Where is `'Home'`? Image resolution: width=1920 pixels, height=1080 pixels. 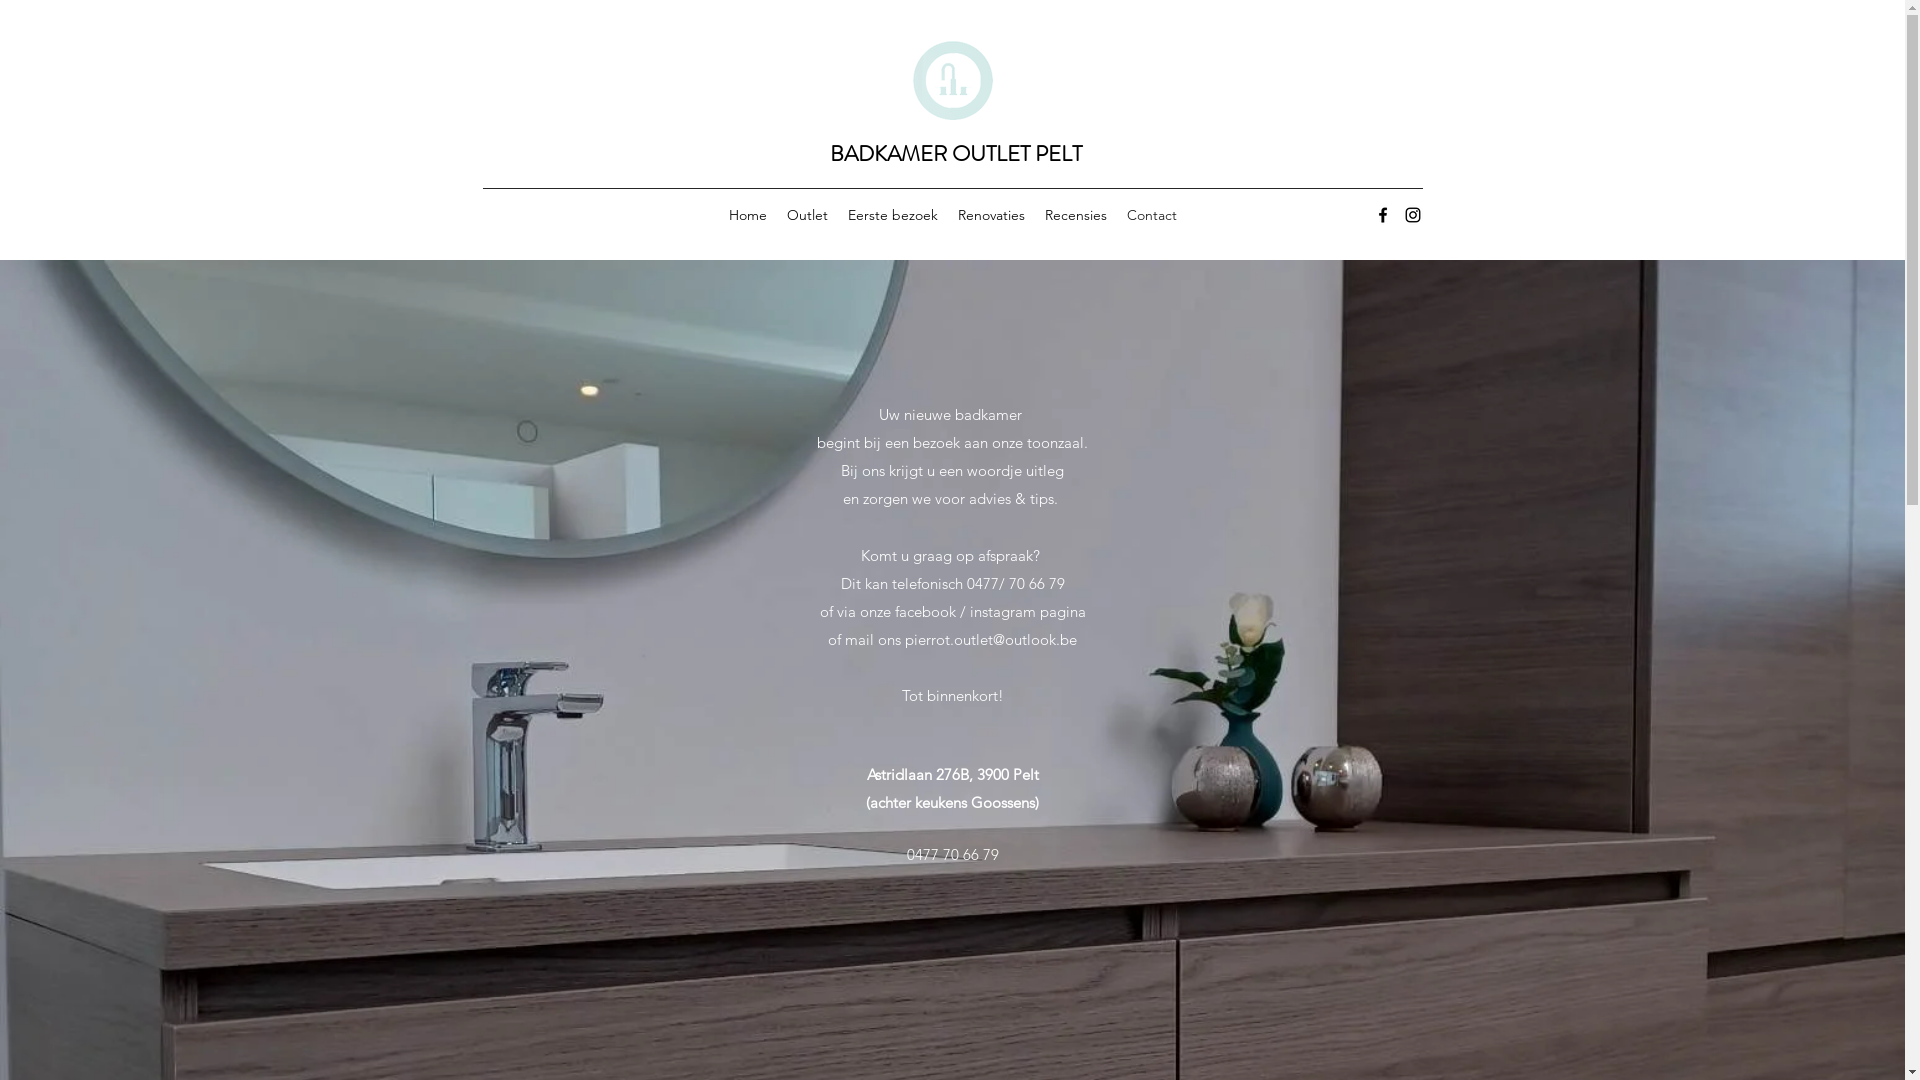
'Home' is located at coordinates (718, 215).